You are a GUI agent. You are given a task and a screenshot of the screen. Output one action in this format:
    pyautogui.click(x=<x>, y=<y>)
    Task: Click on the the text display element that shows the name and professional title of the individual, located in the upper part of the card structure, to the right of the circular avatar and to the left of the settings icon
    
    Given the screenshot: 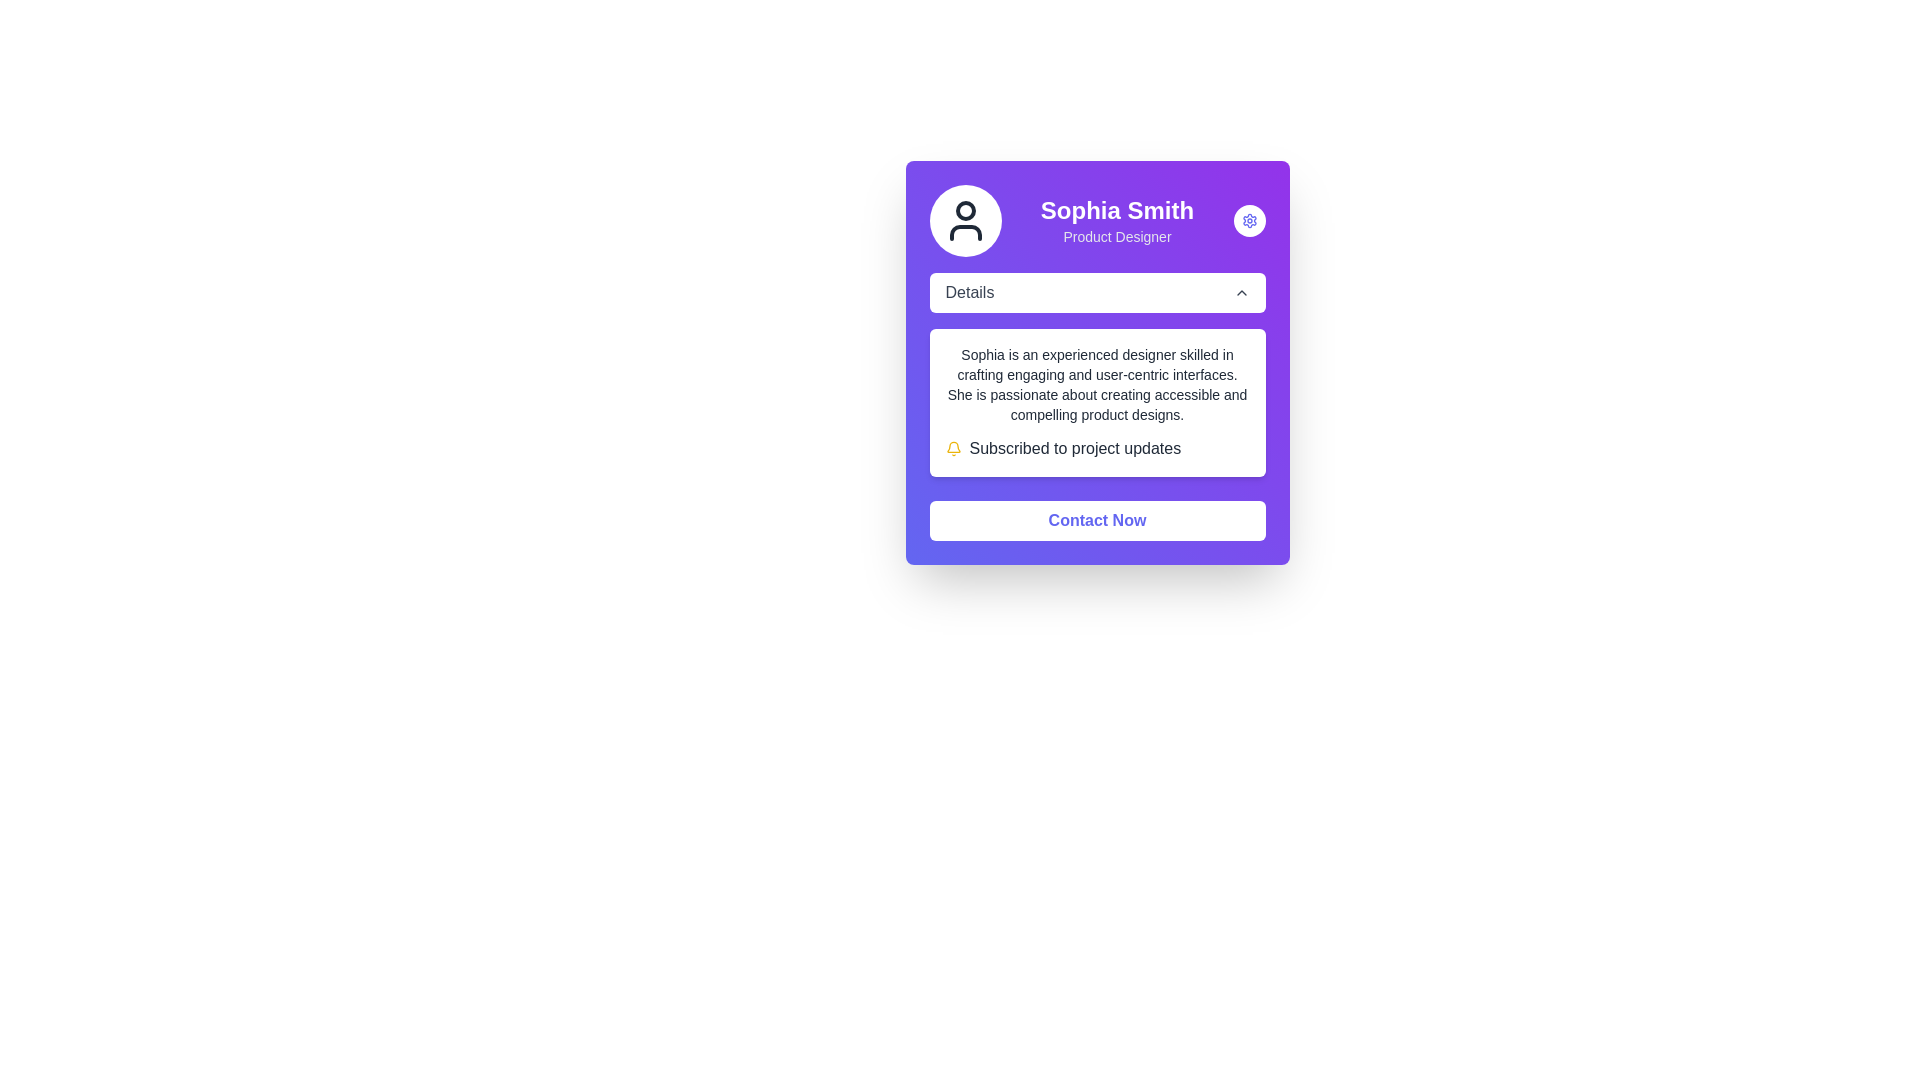 What is the action you would take?
    pyautogui.click(x=1116, y=220)
    